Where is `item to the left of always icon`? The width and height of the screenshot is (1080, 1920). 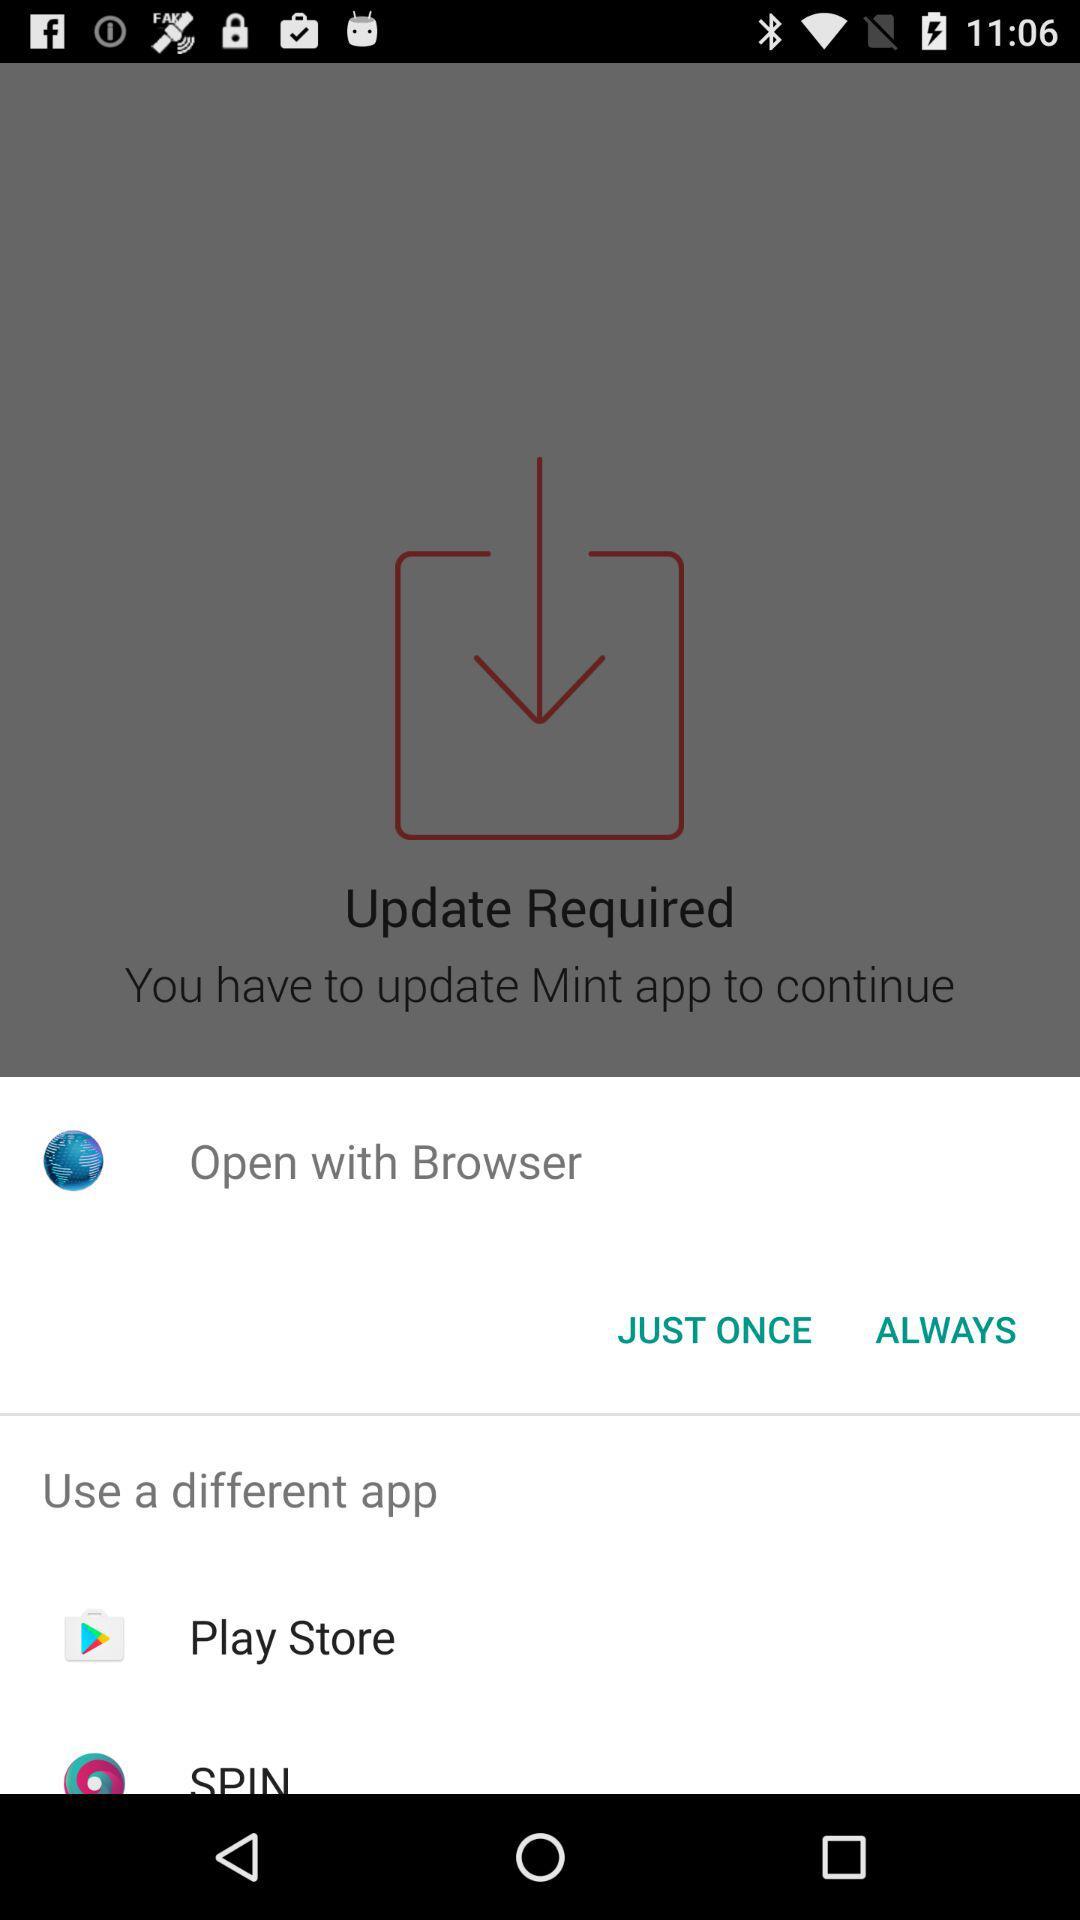 item to the left of always icon is located at coordinates (713, 1329).